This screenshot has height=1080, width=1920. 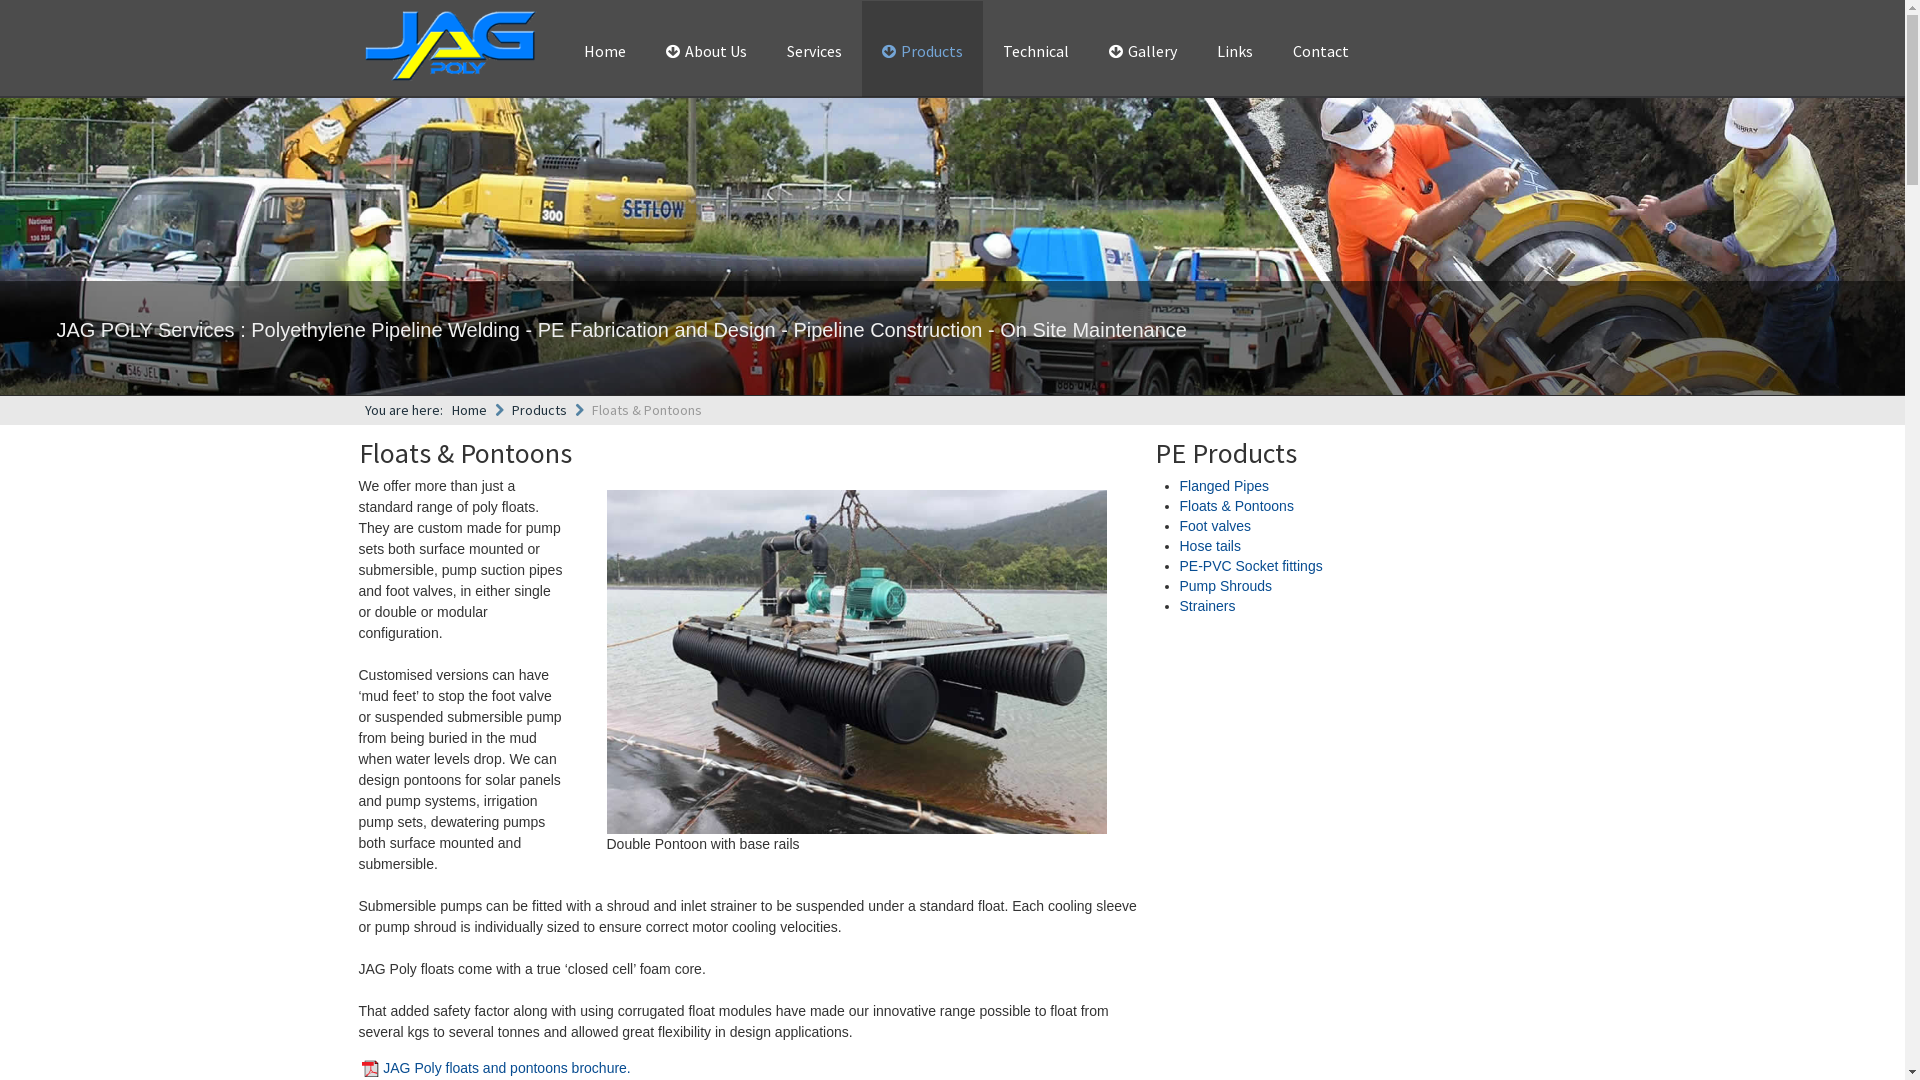 I want to click on 'Hose tails', so click(x=1209, y=546).